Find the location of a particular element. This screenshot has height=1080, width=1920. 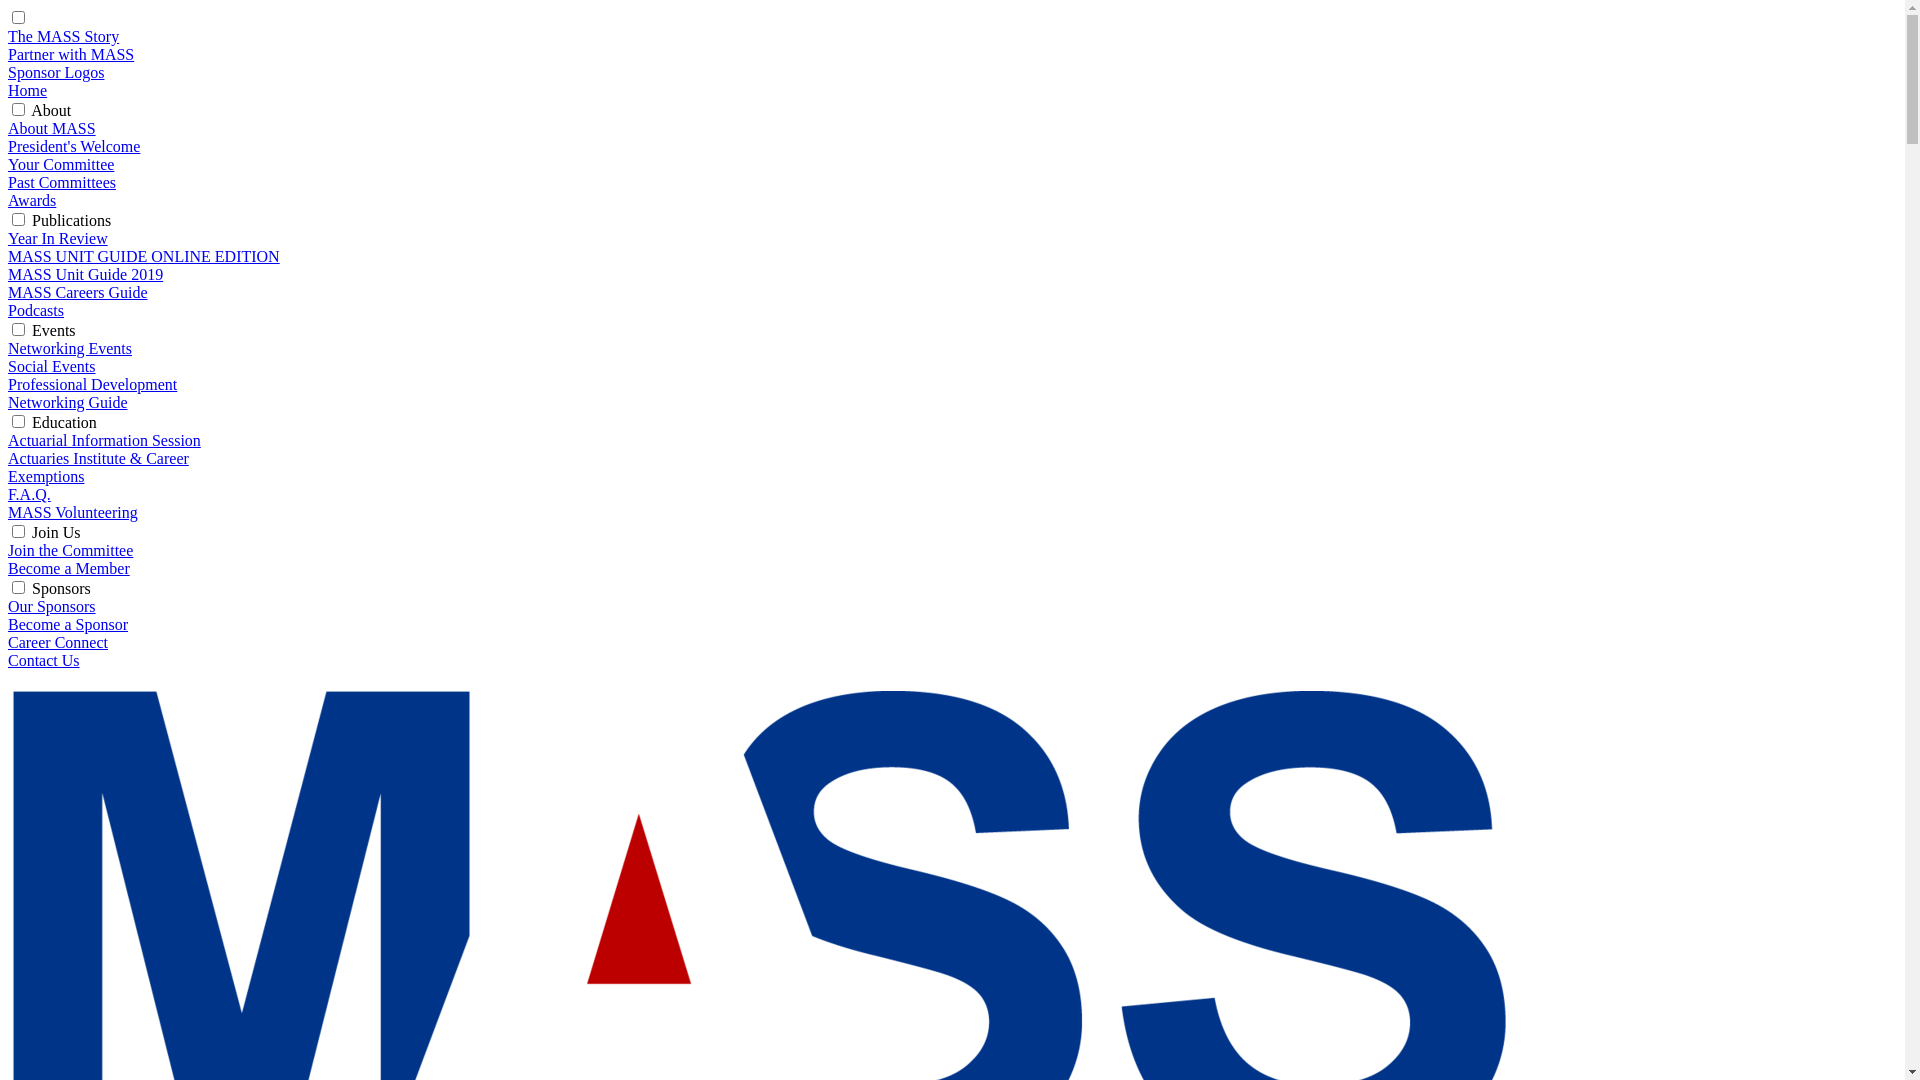

'Become a Sponsor' is located at coordinates (8, 623).